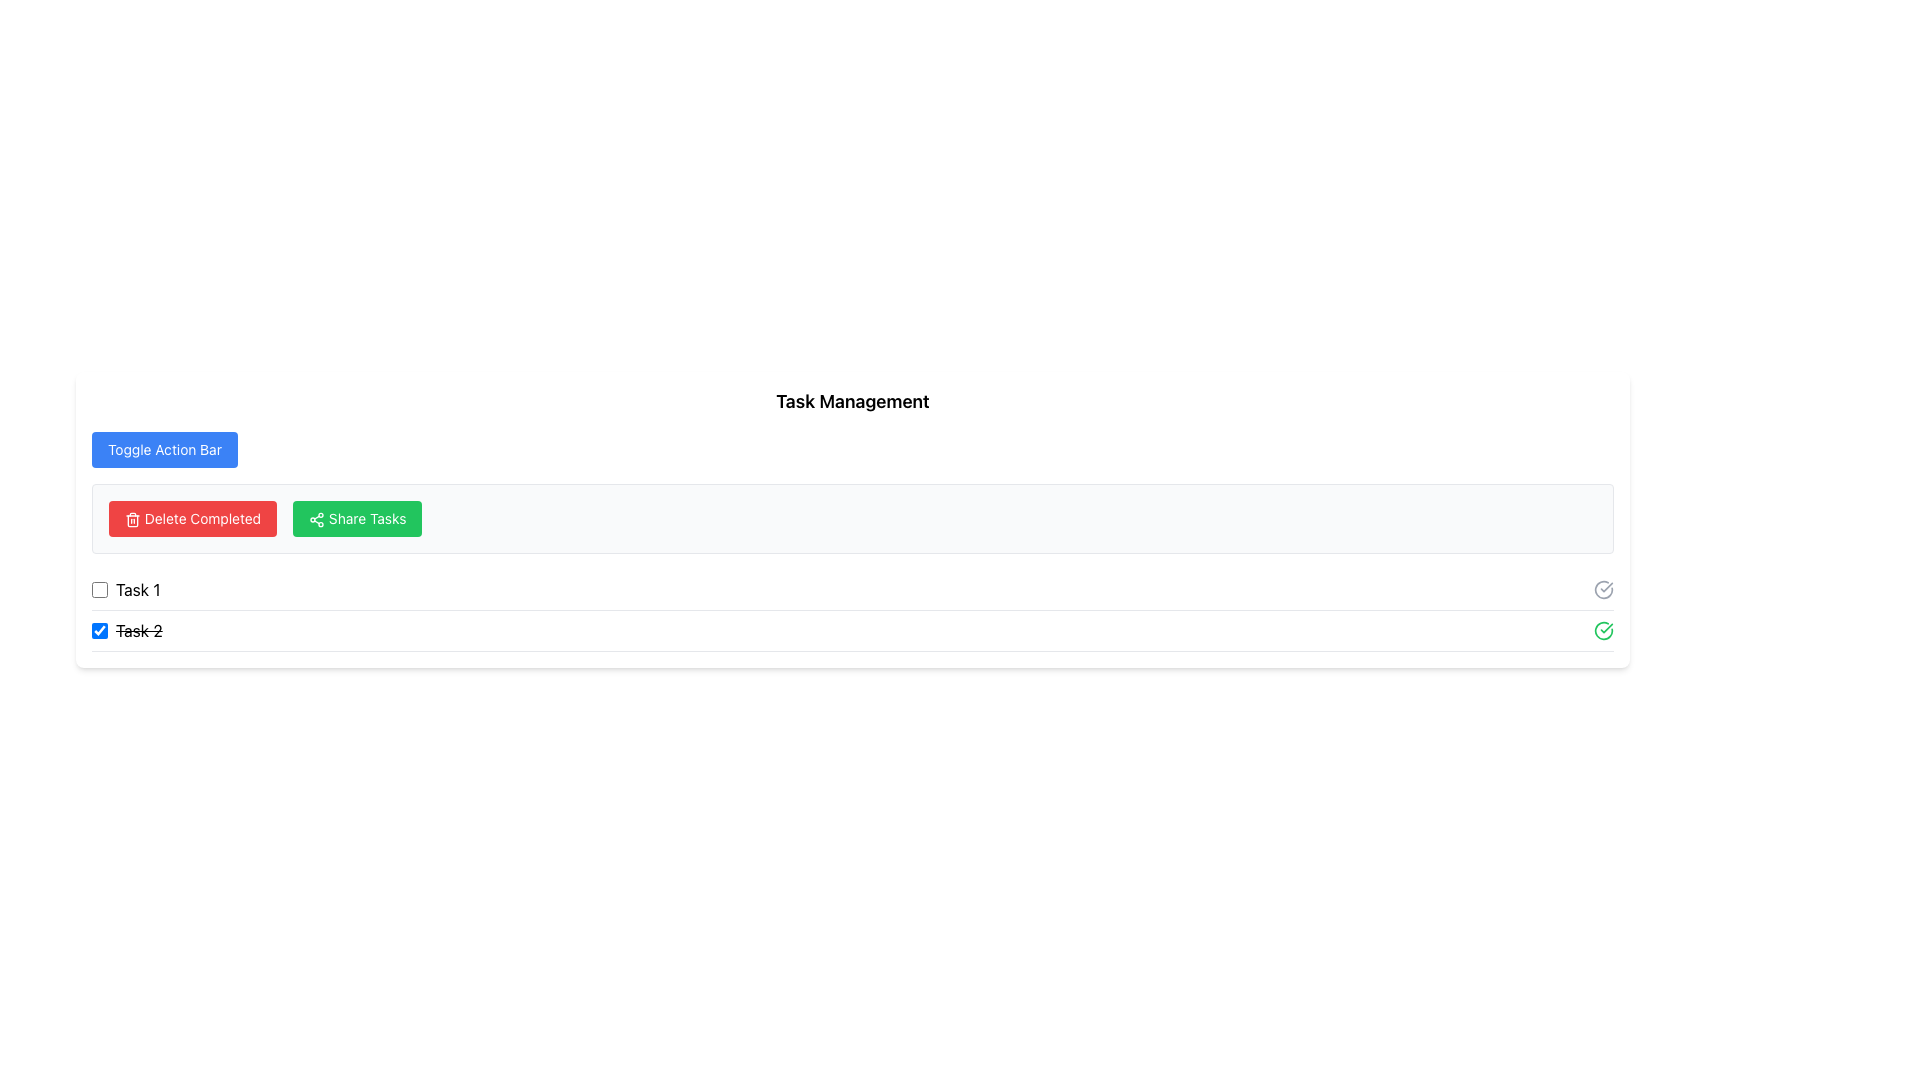 This screenshot has height=1080, width=1920. I want to click on the Icon located to the right of the text label 'Task 2' in the second row of the task list, so click(1603, 589).